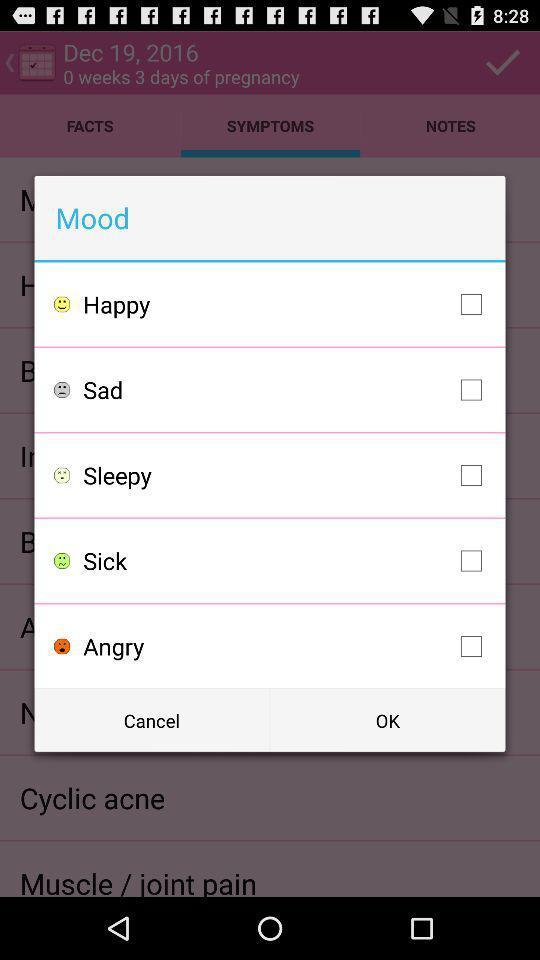 The height and width of the screenshot is (960, 540). I want to click on sad, so click(286, 388).